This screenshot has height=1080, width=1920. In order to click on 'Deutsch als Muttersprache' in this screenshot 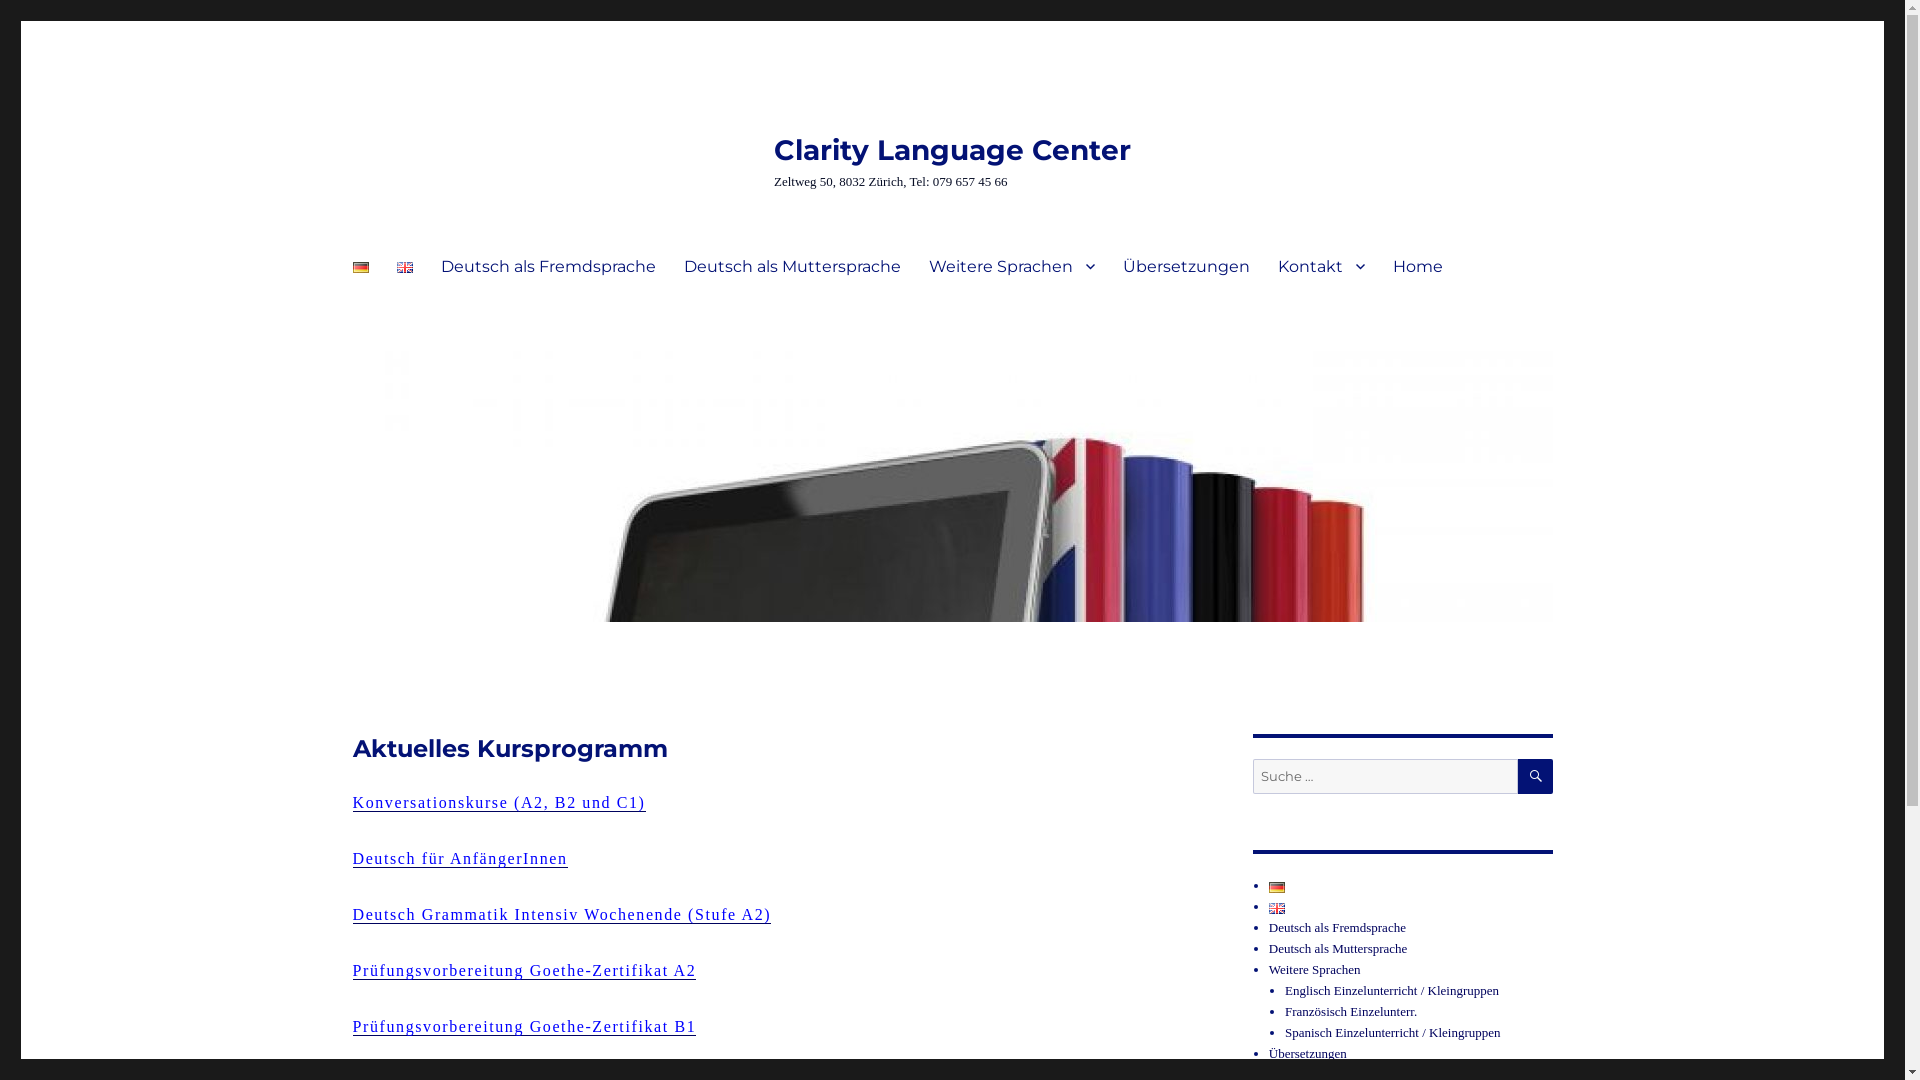, I will do `click(1338, 947)`.